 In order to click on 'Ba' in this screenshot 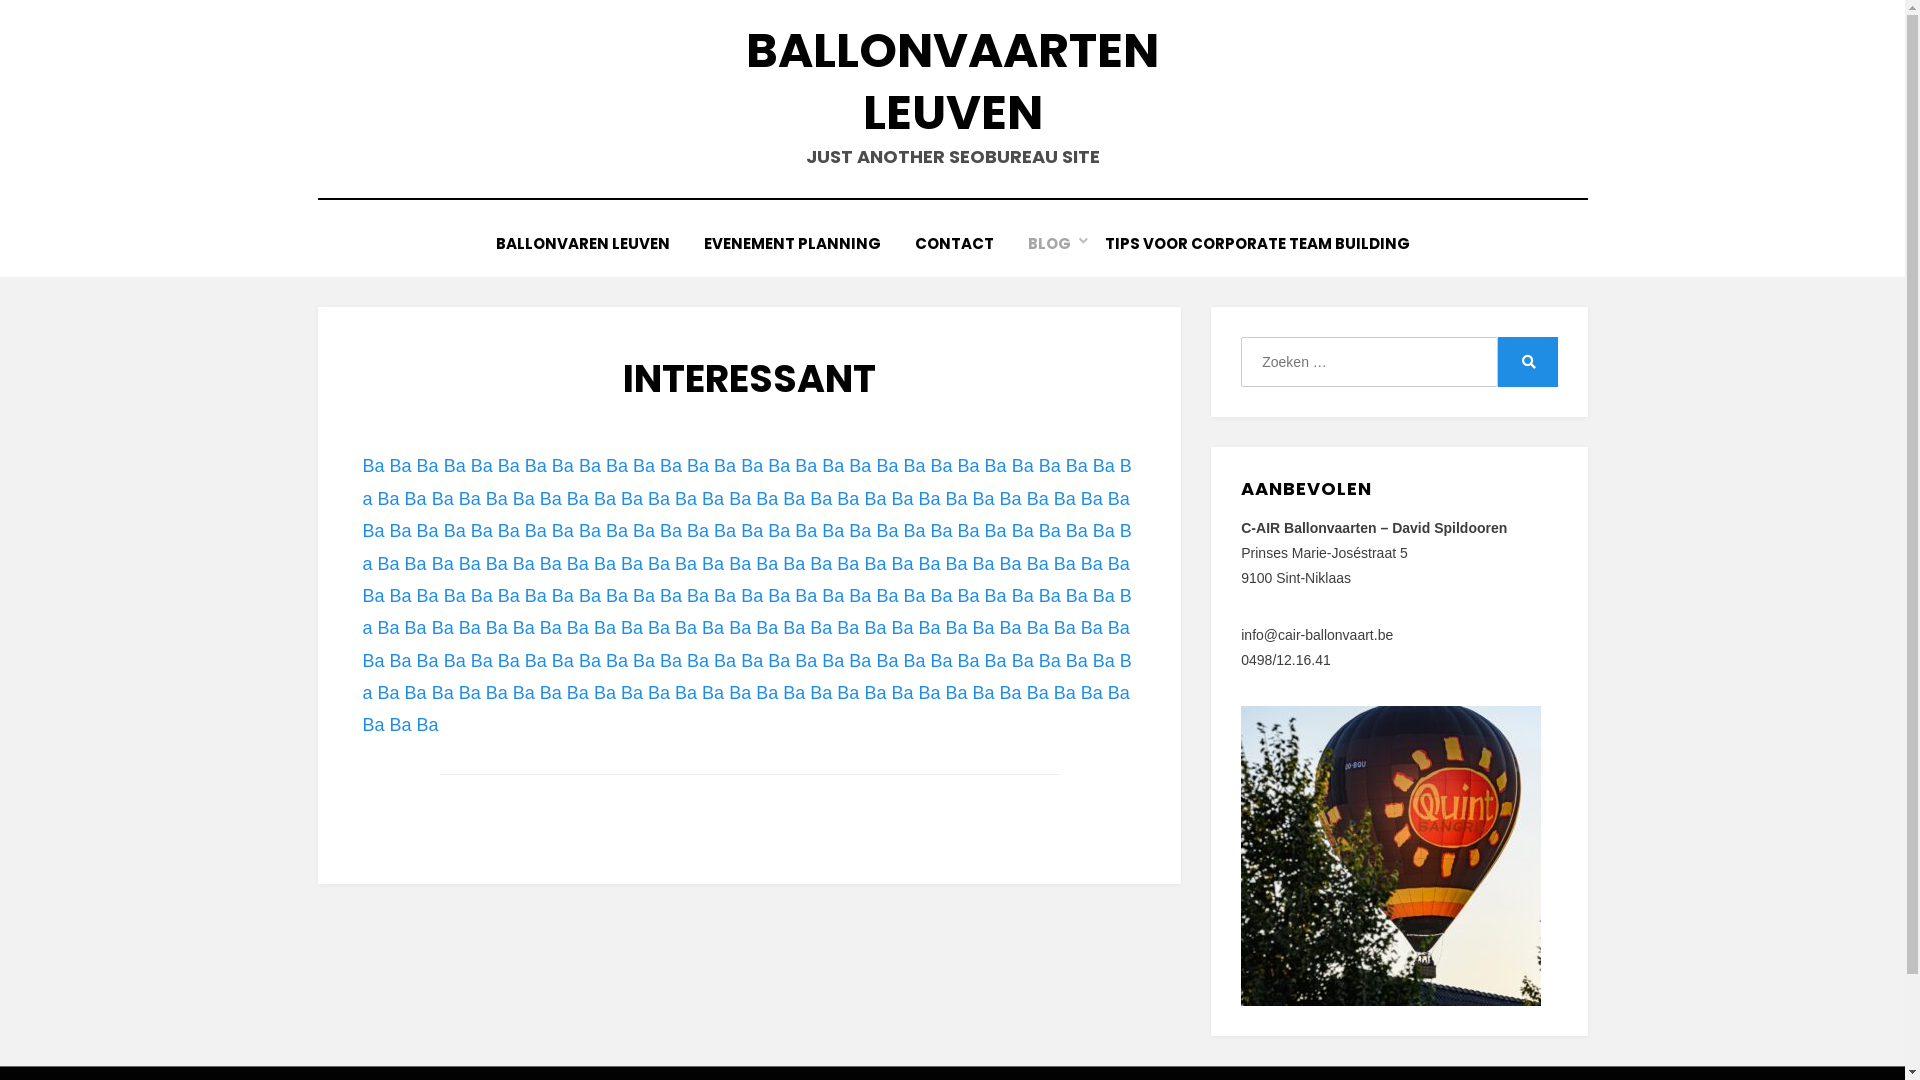, I will do `click(957, 530)`.